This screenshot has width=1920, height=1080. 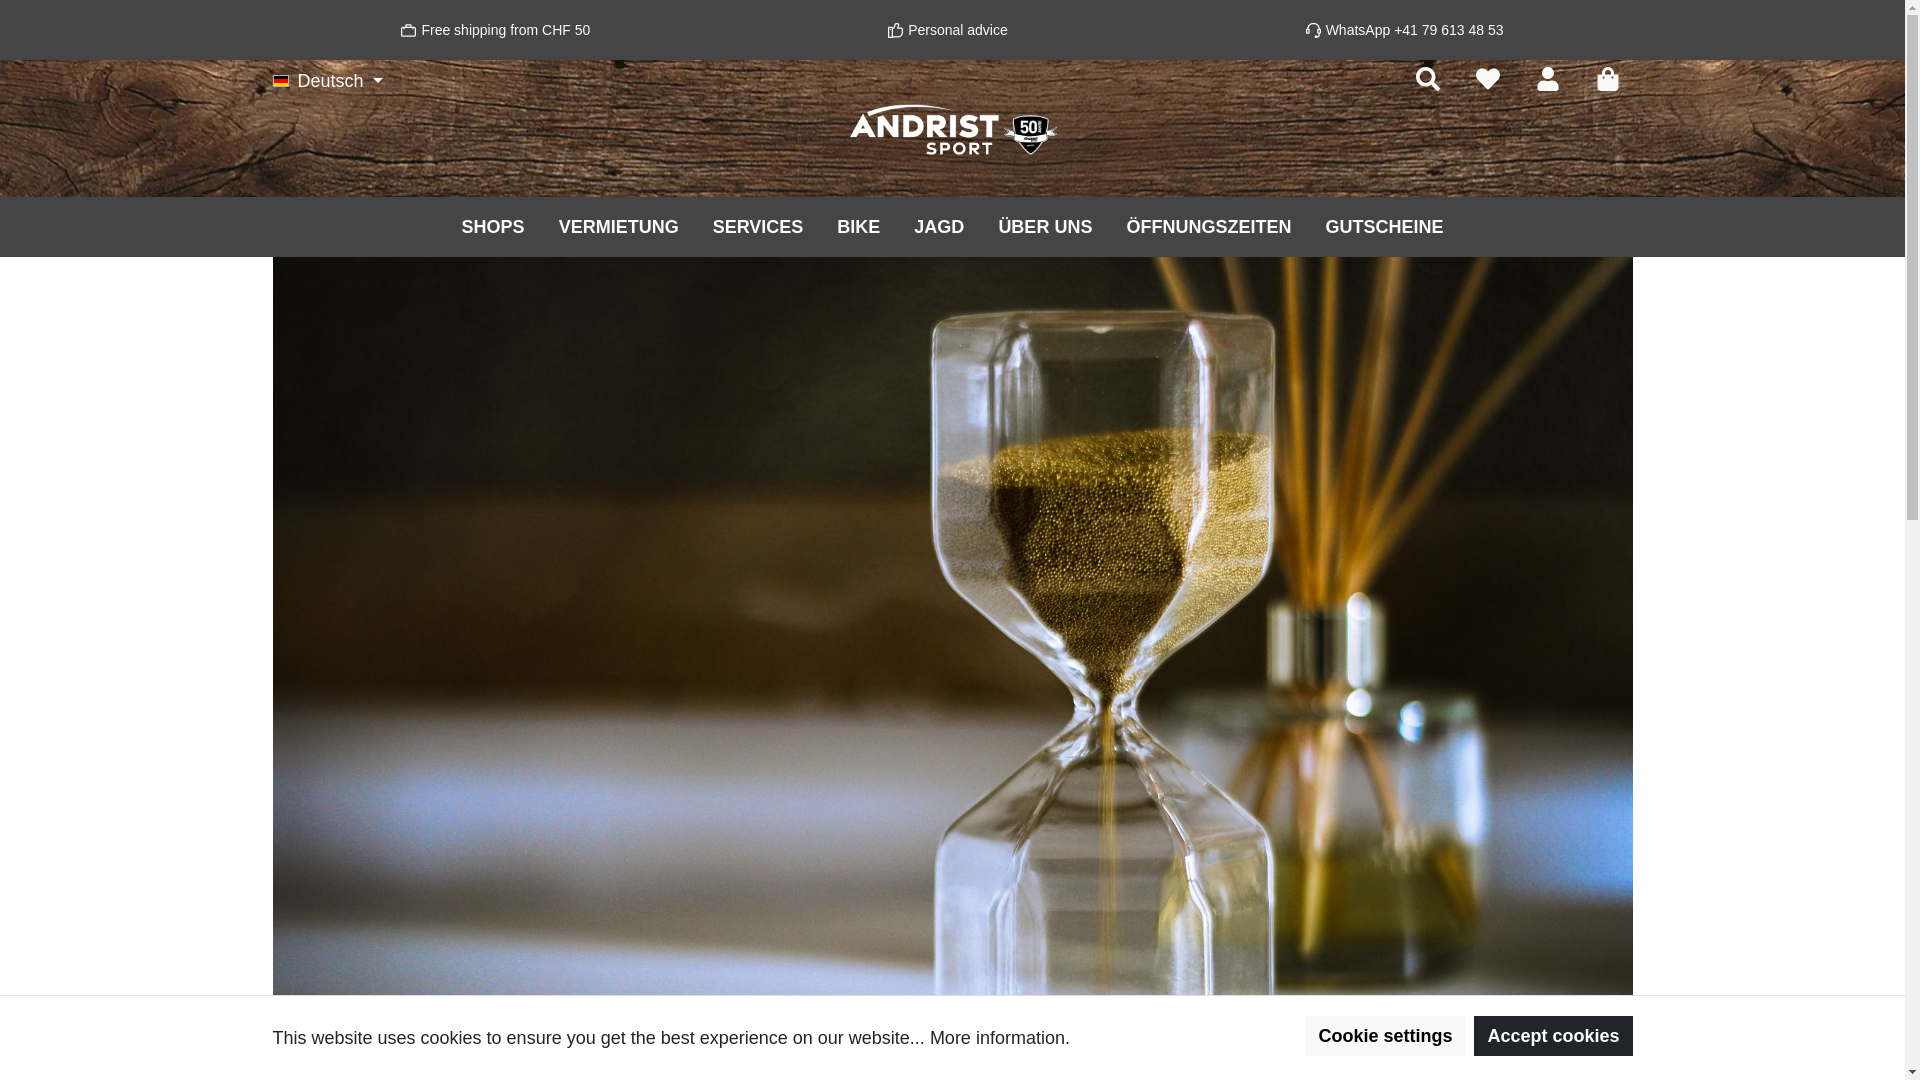 I want to click on 'JAGD', so click(x=938, y=225).